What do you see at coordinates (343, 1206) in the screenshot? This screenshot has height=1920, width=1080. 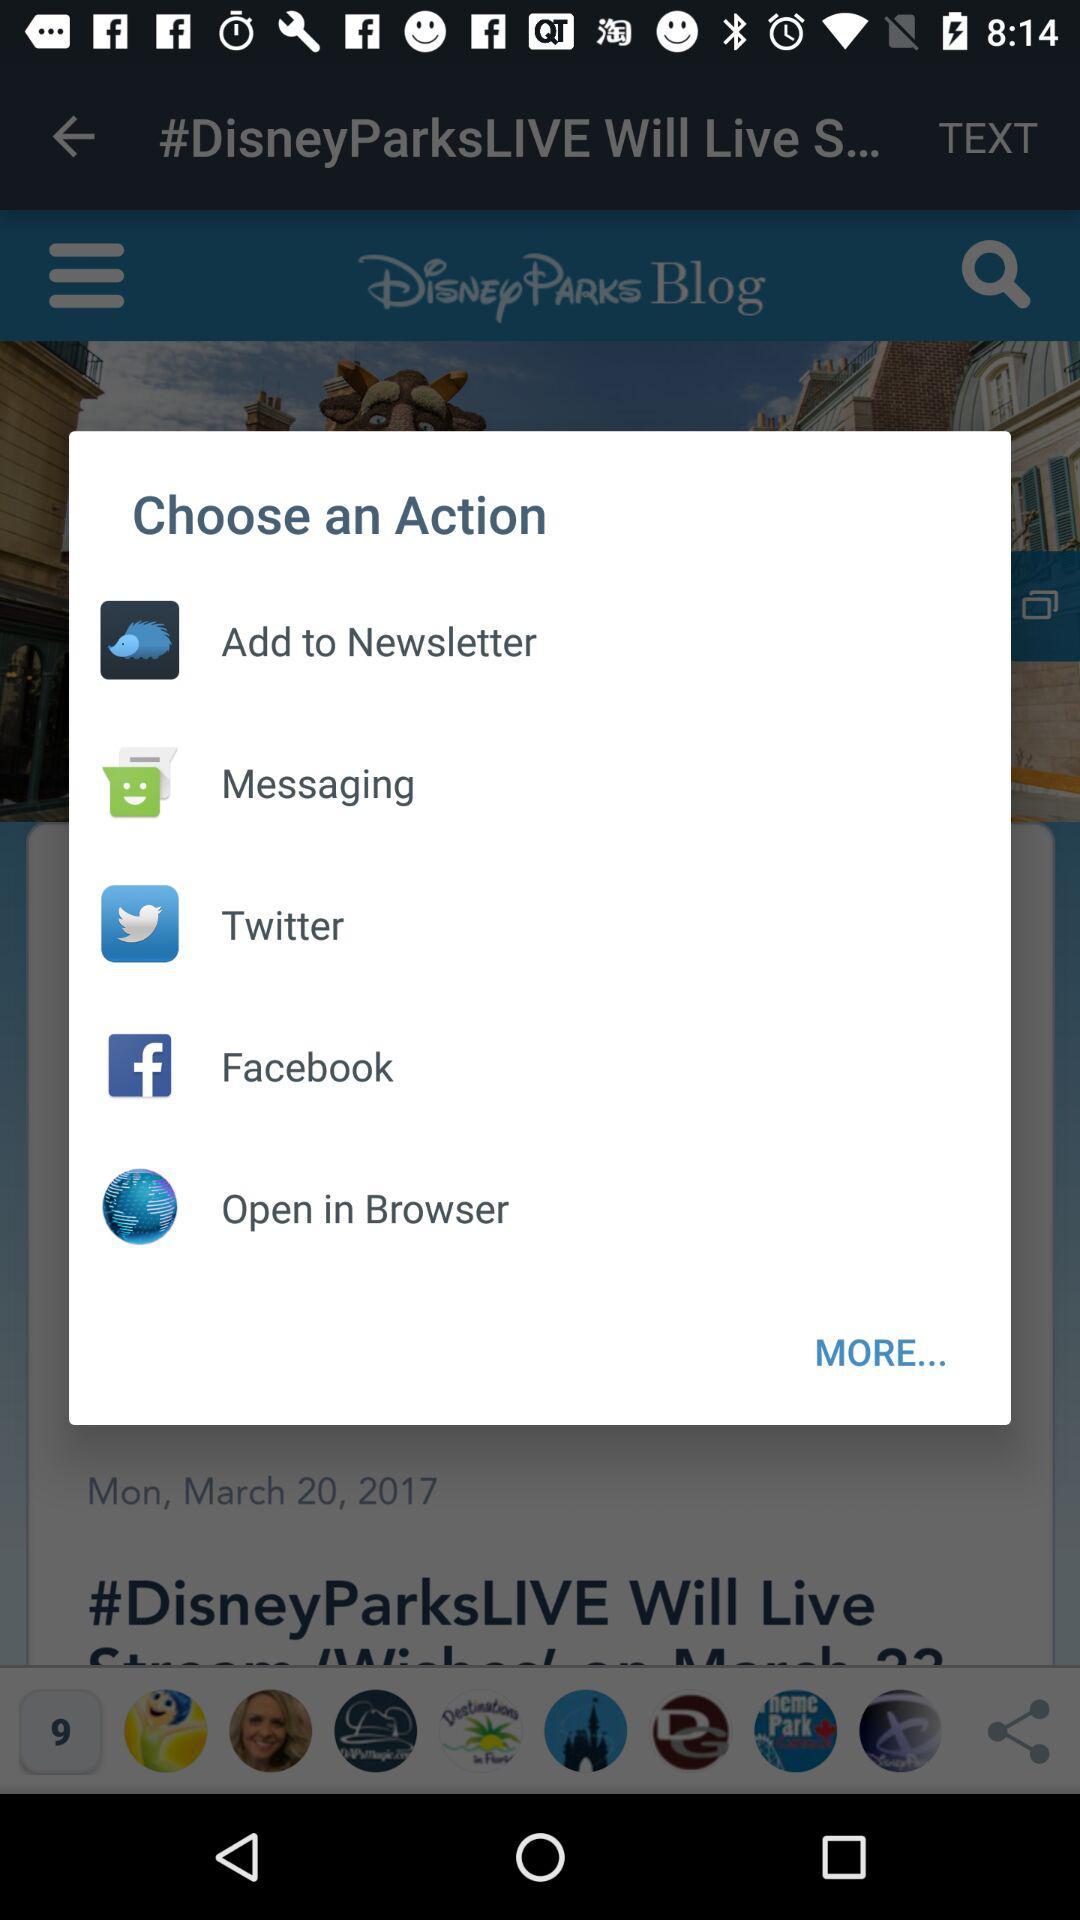 I see `the open in browser icon` at bounding box center [343, 1206].